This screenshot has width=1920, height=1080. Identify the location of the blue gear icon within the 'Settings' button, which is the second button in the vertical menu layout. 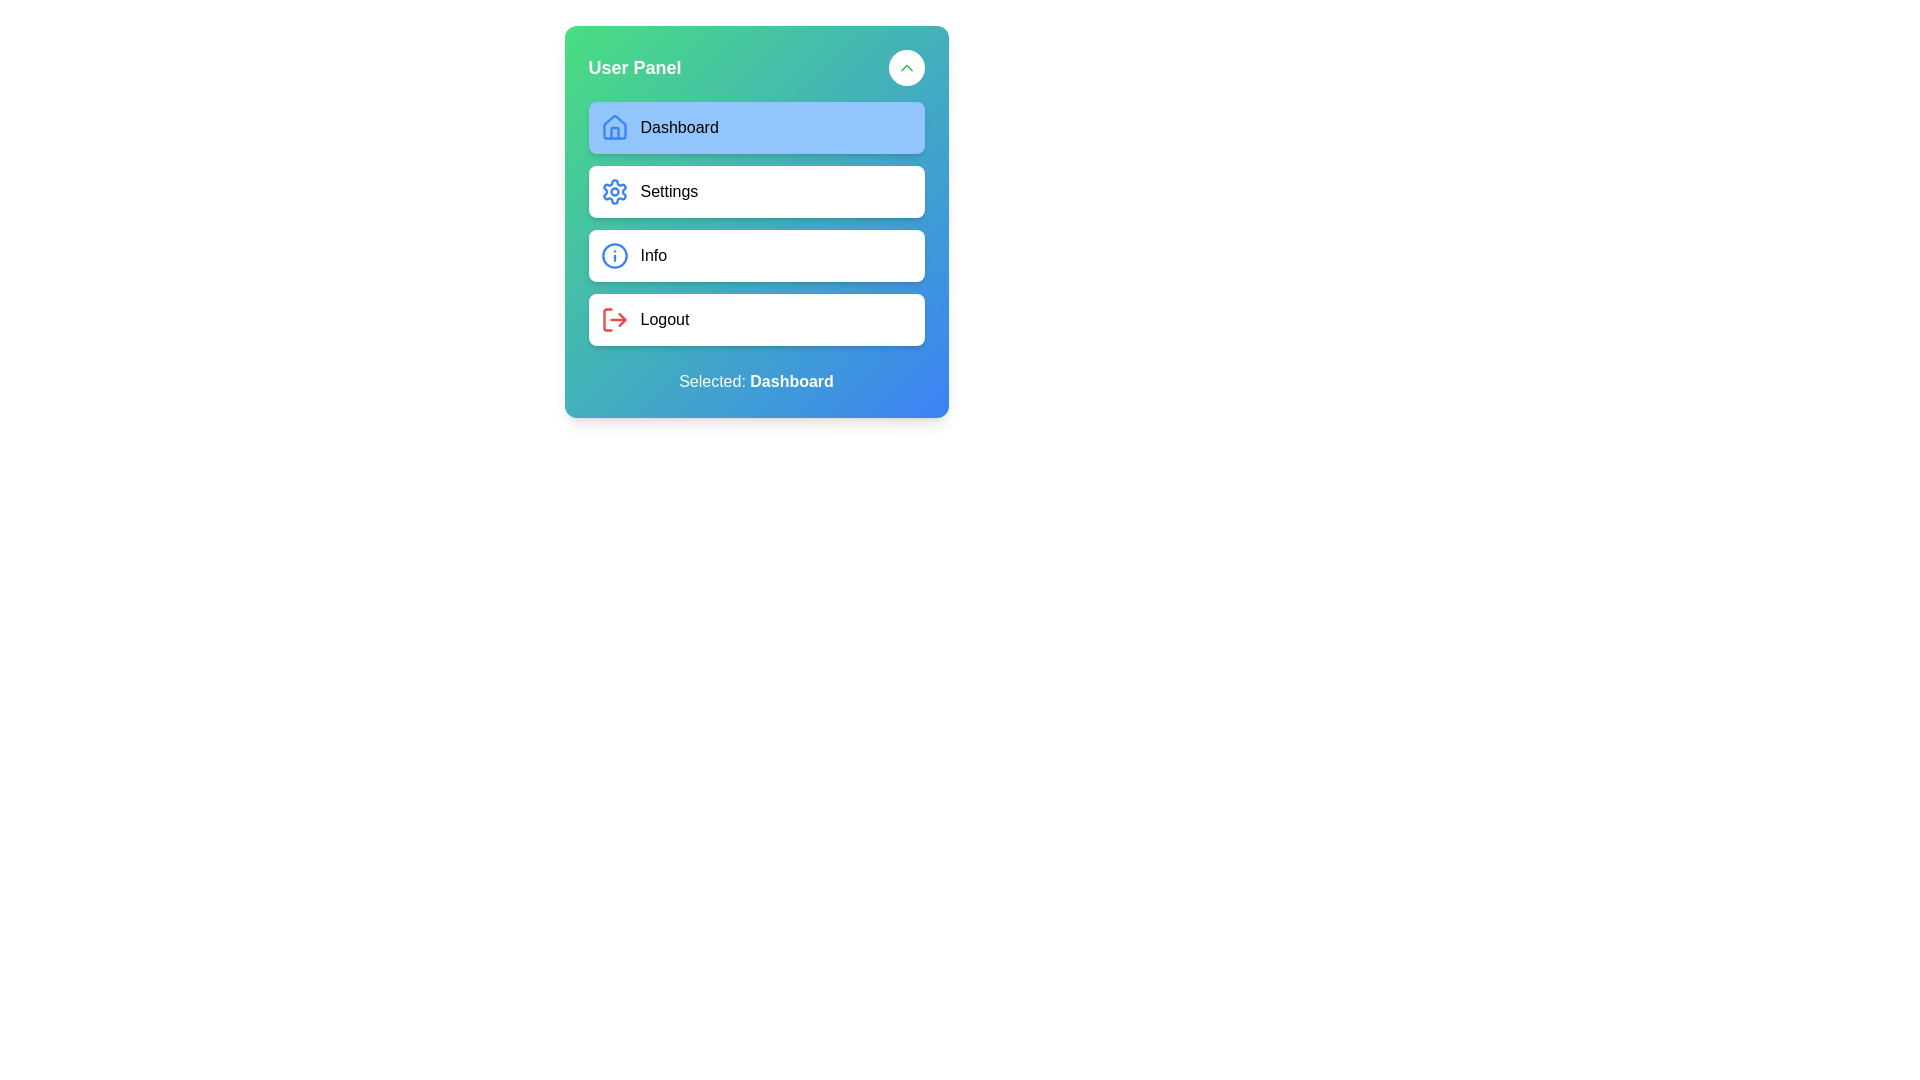
(613, 192).